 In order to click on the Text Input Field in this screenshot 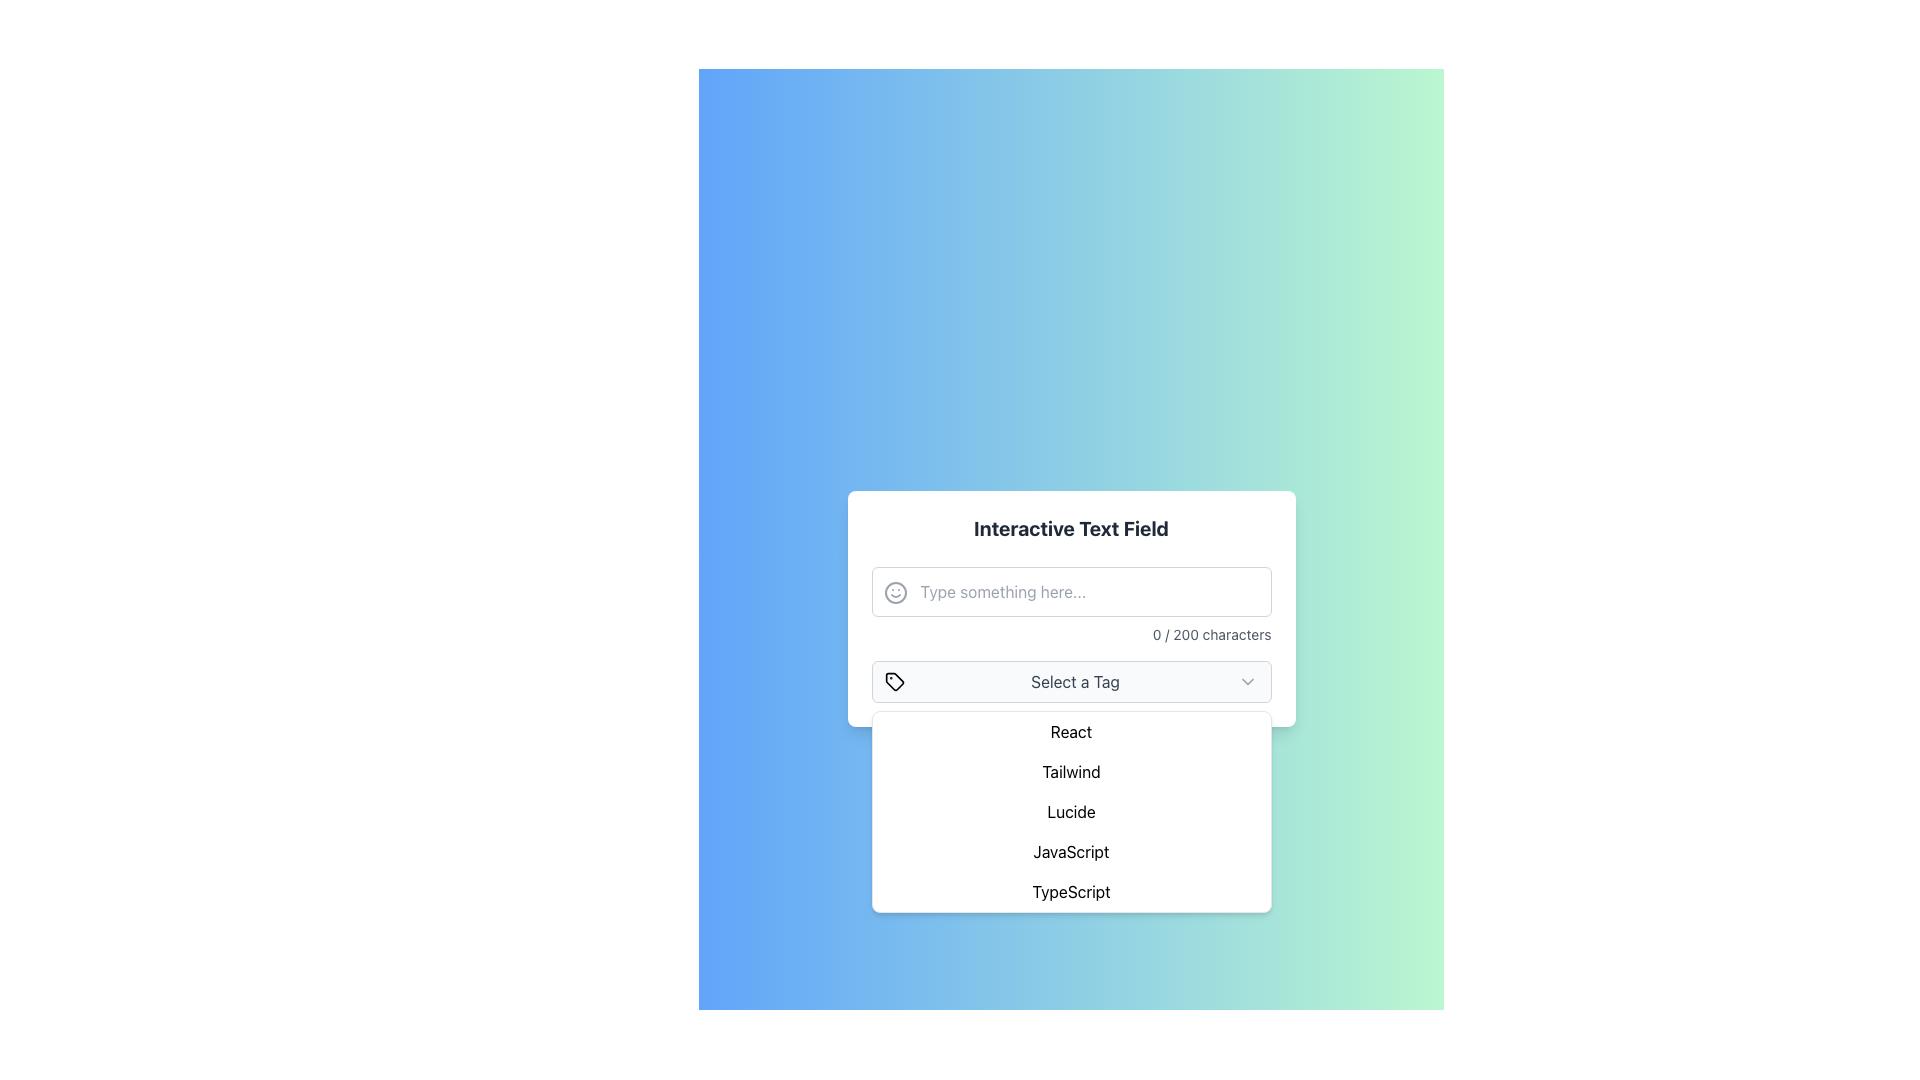, I will do `click(1070, 604)`.